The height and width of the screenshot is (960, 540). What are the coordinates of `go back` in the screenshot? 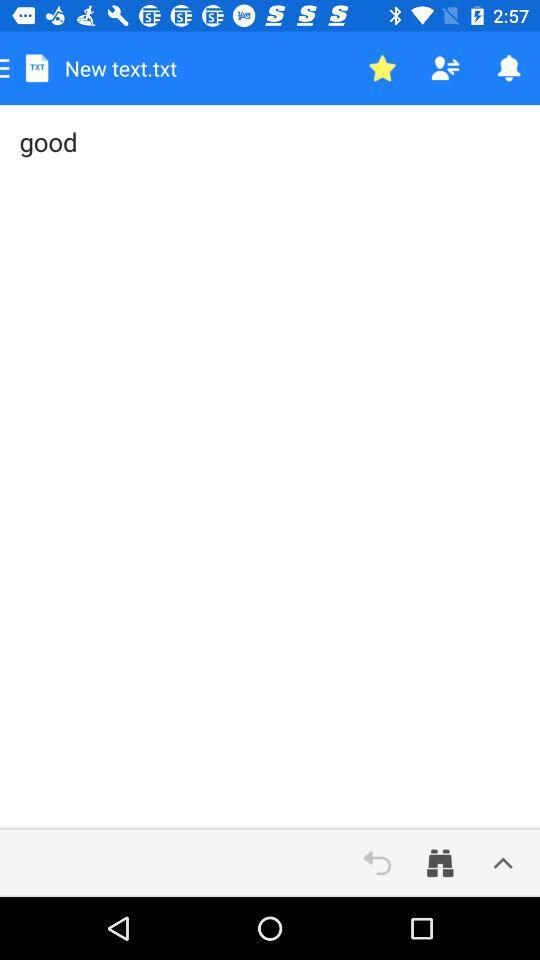 It's located at (377, 862).